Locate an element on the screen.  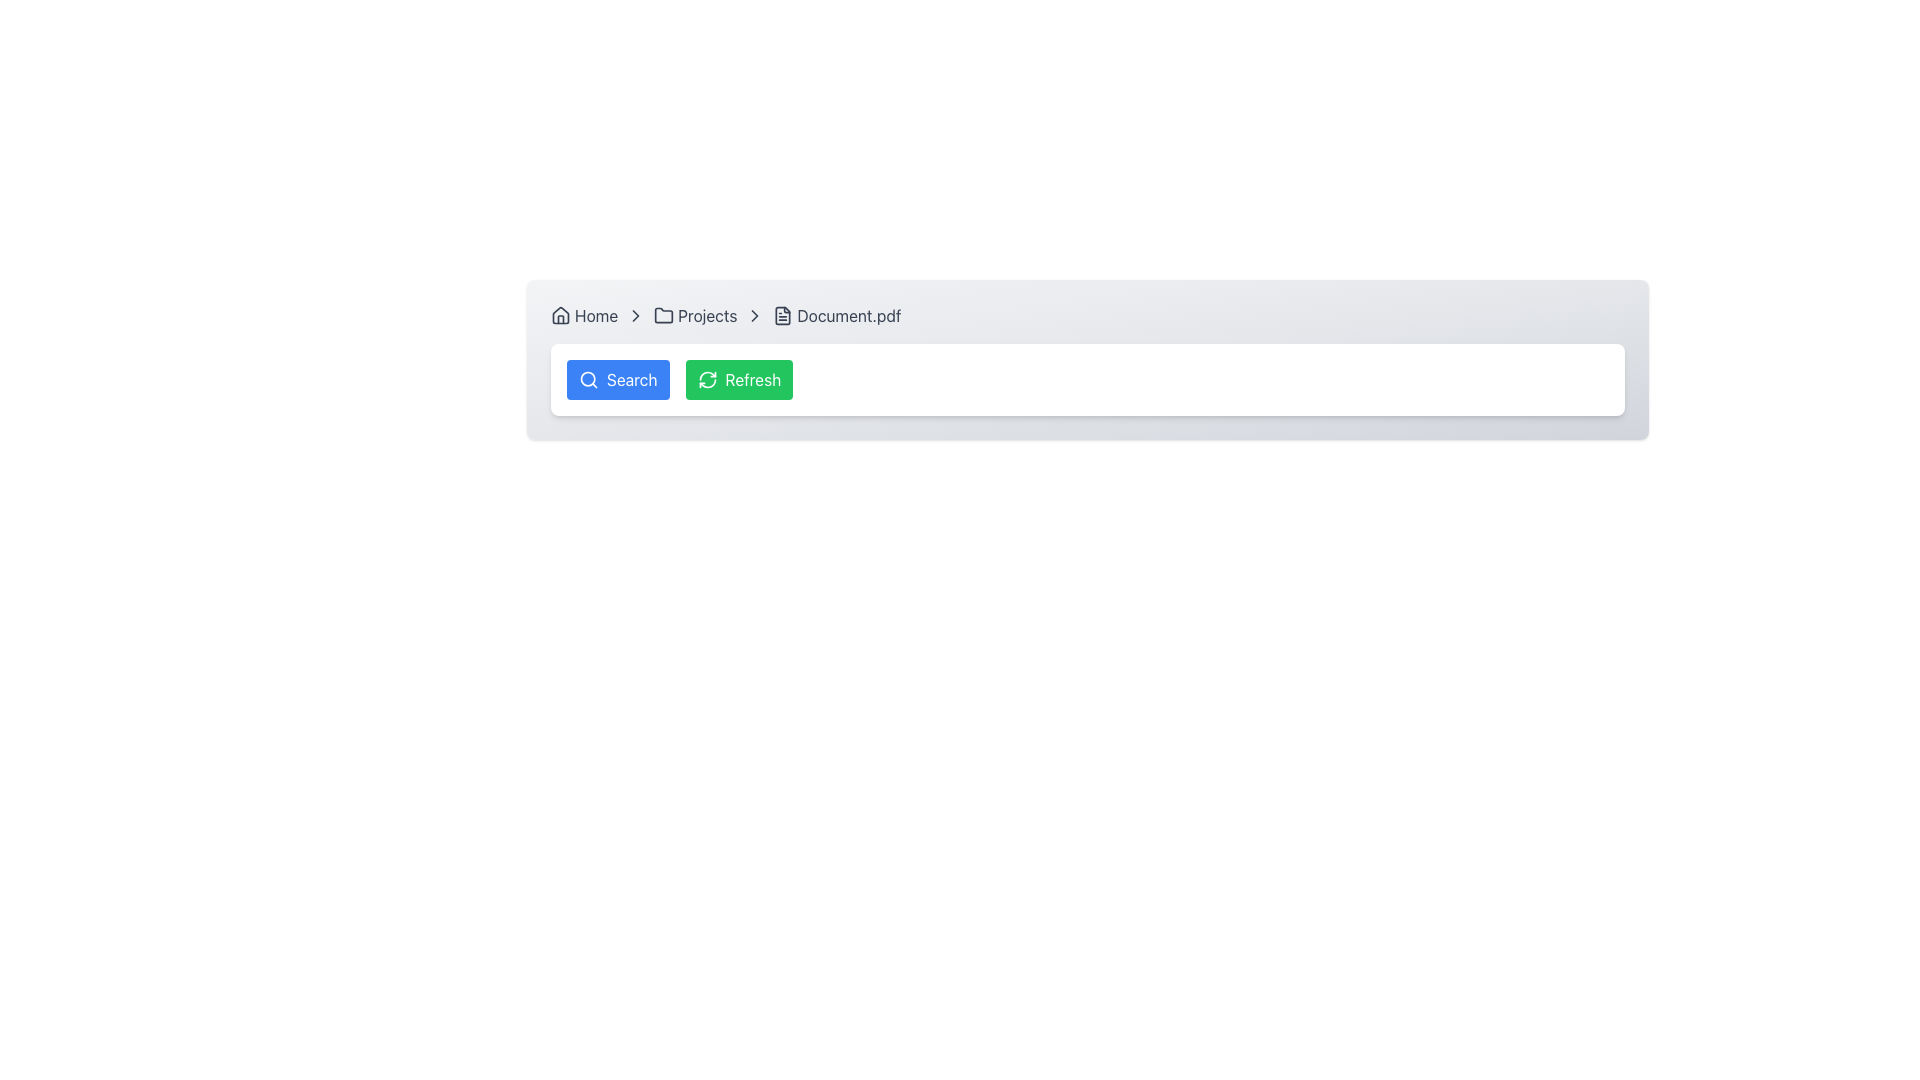
the 'Home' icon in the breadcrumb navigation is located at coordinates (560, 315).